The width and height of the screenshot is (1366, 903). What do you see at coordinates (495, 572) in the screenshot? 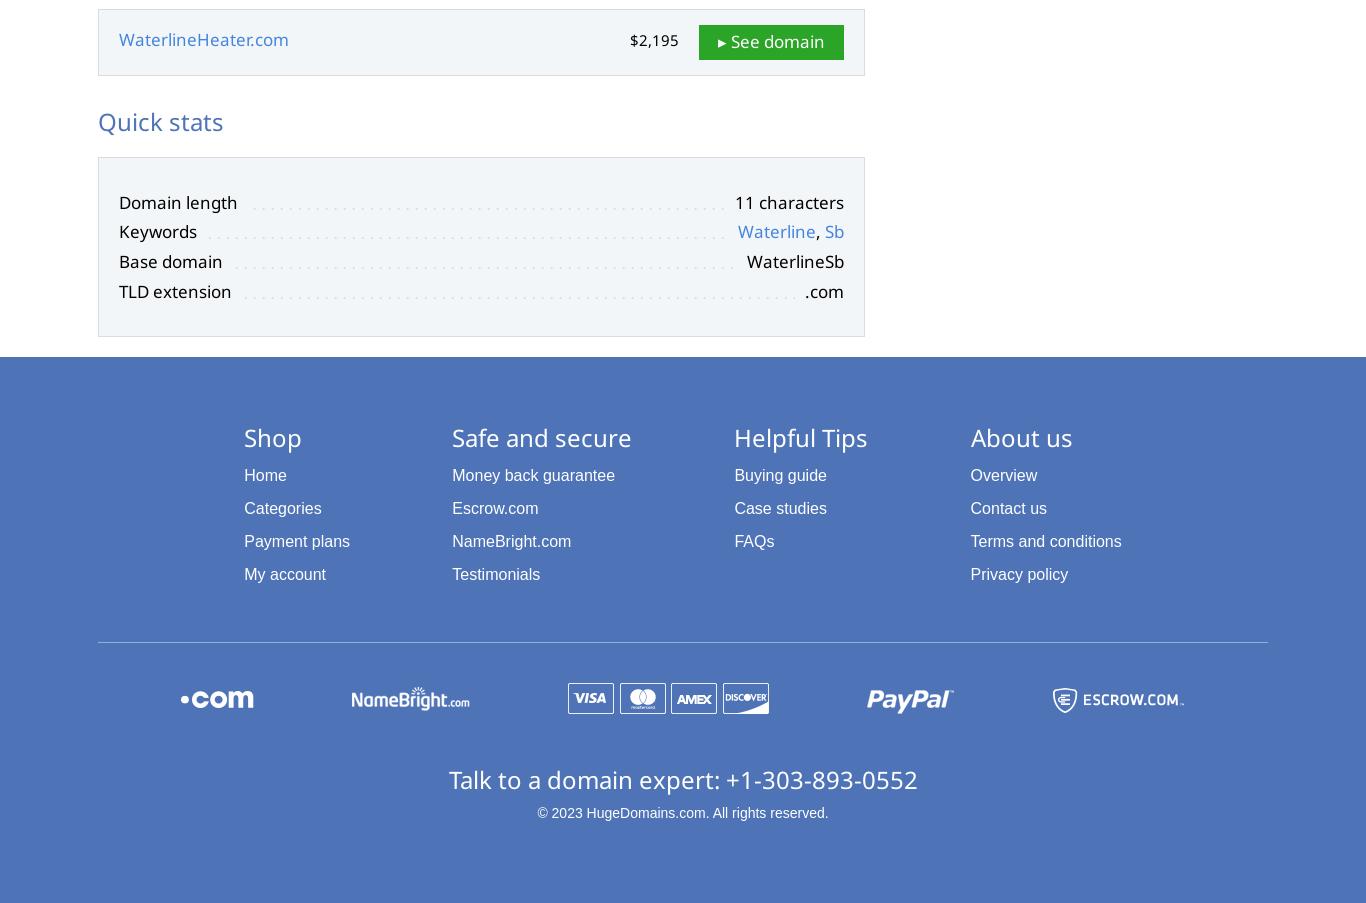
I see `'Testimonials'` at bounding box center [495, 572].